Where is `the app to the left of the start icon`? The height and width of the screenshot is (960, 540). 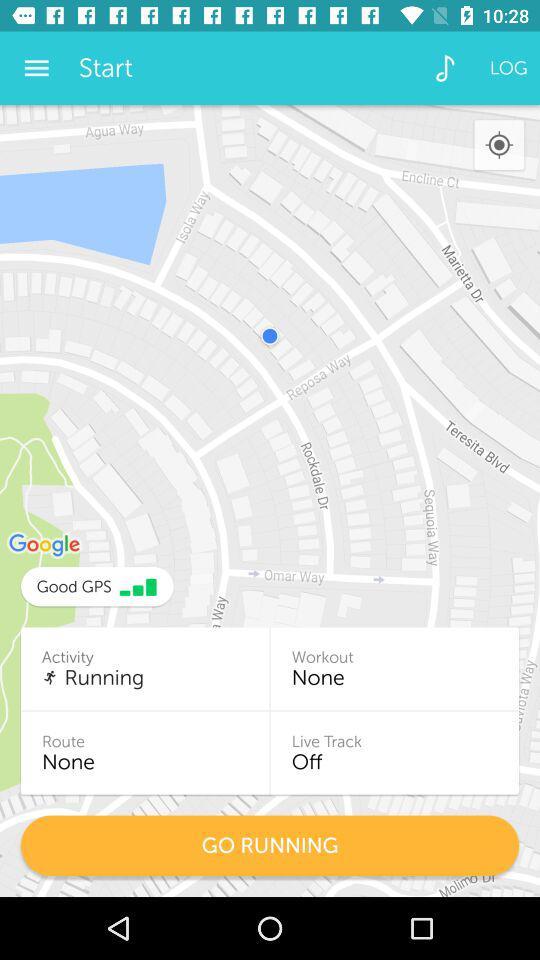 the app to the left of the start icon is located at coordinates (36, 68).